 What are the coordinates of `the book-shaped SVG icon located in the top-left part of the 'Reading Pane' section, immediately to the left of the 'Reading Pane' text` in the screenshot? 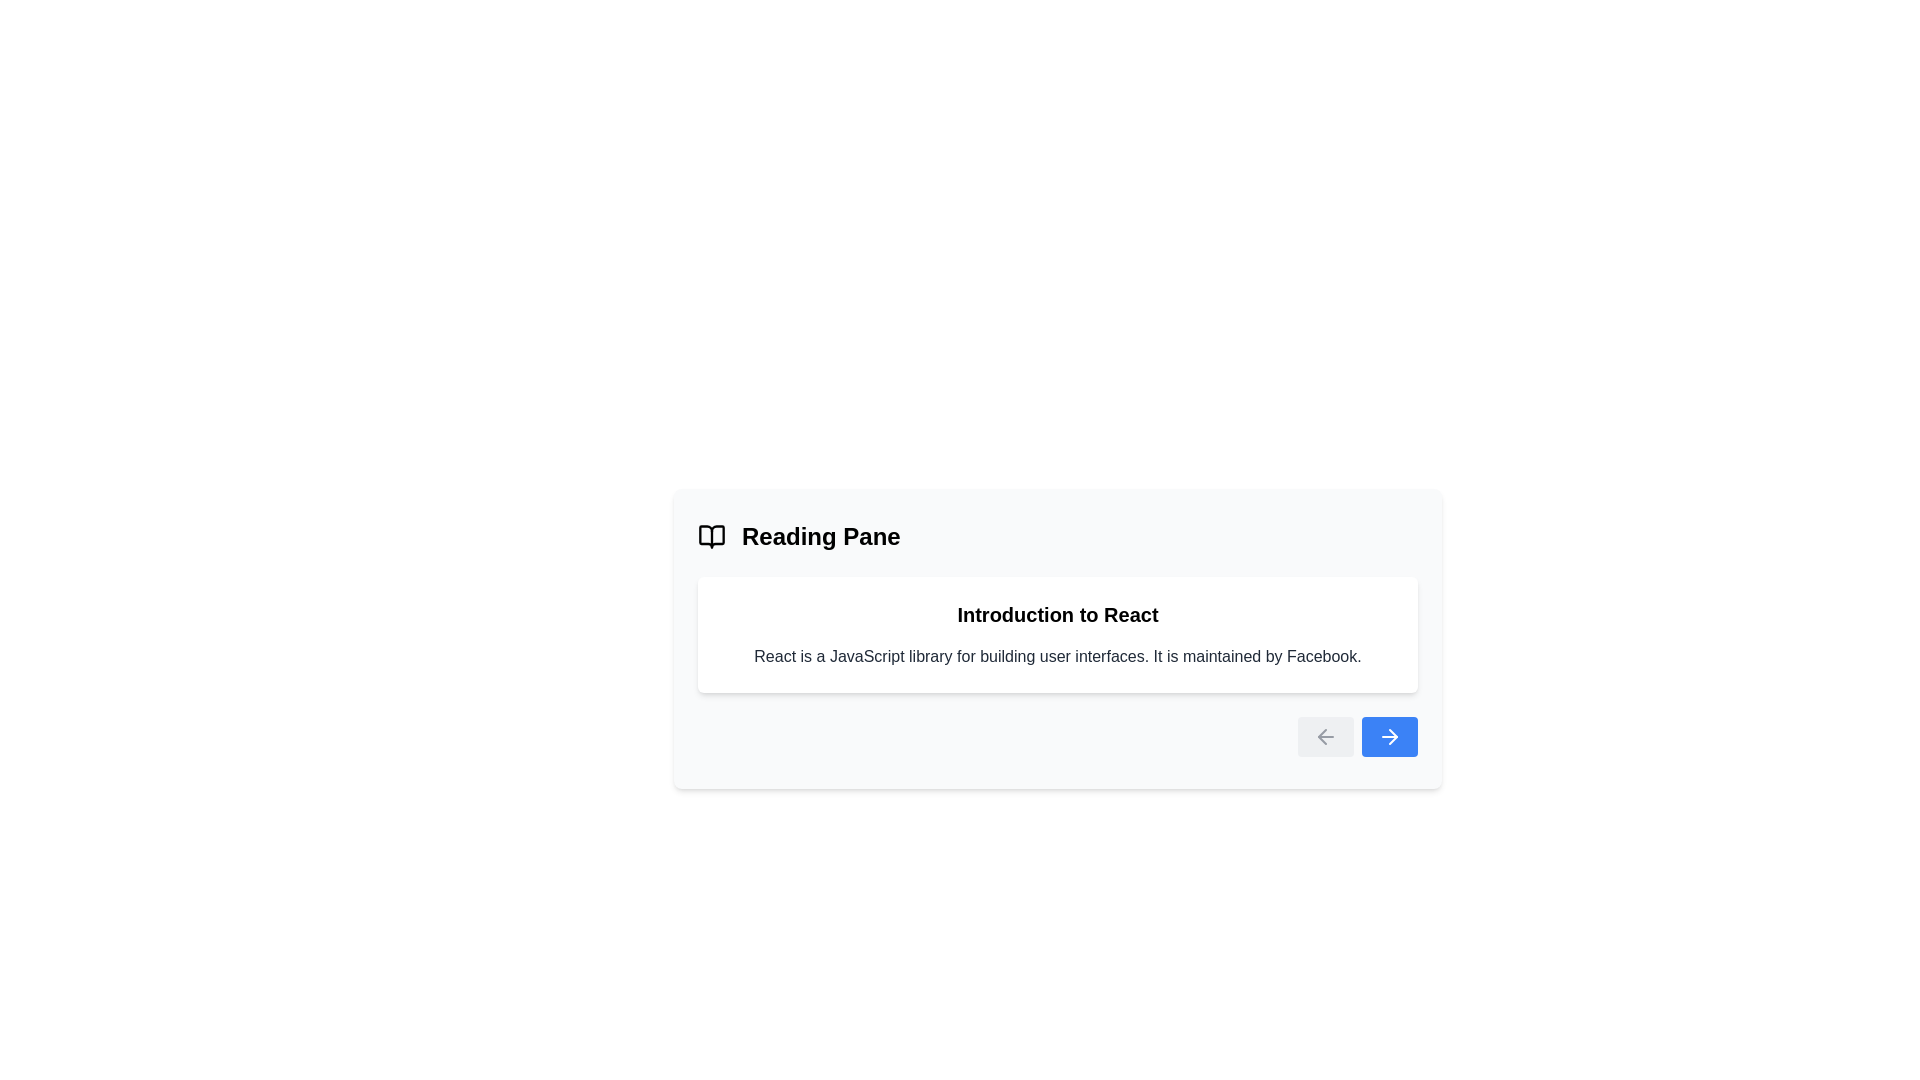 It's located at (711, 535).